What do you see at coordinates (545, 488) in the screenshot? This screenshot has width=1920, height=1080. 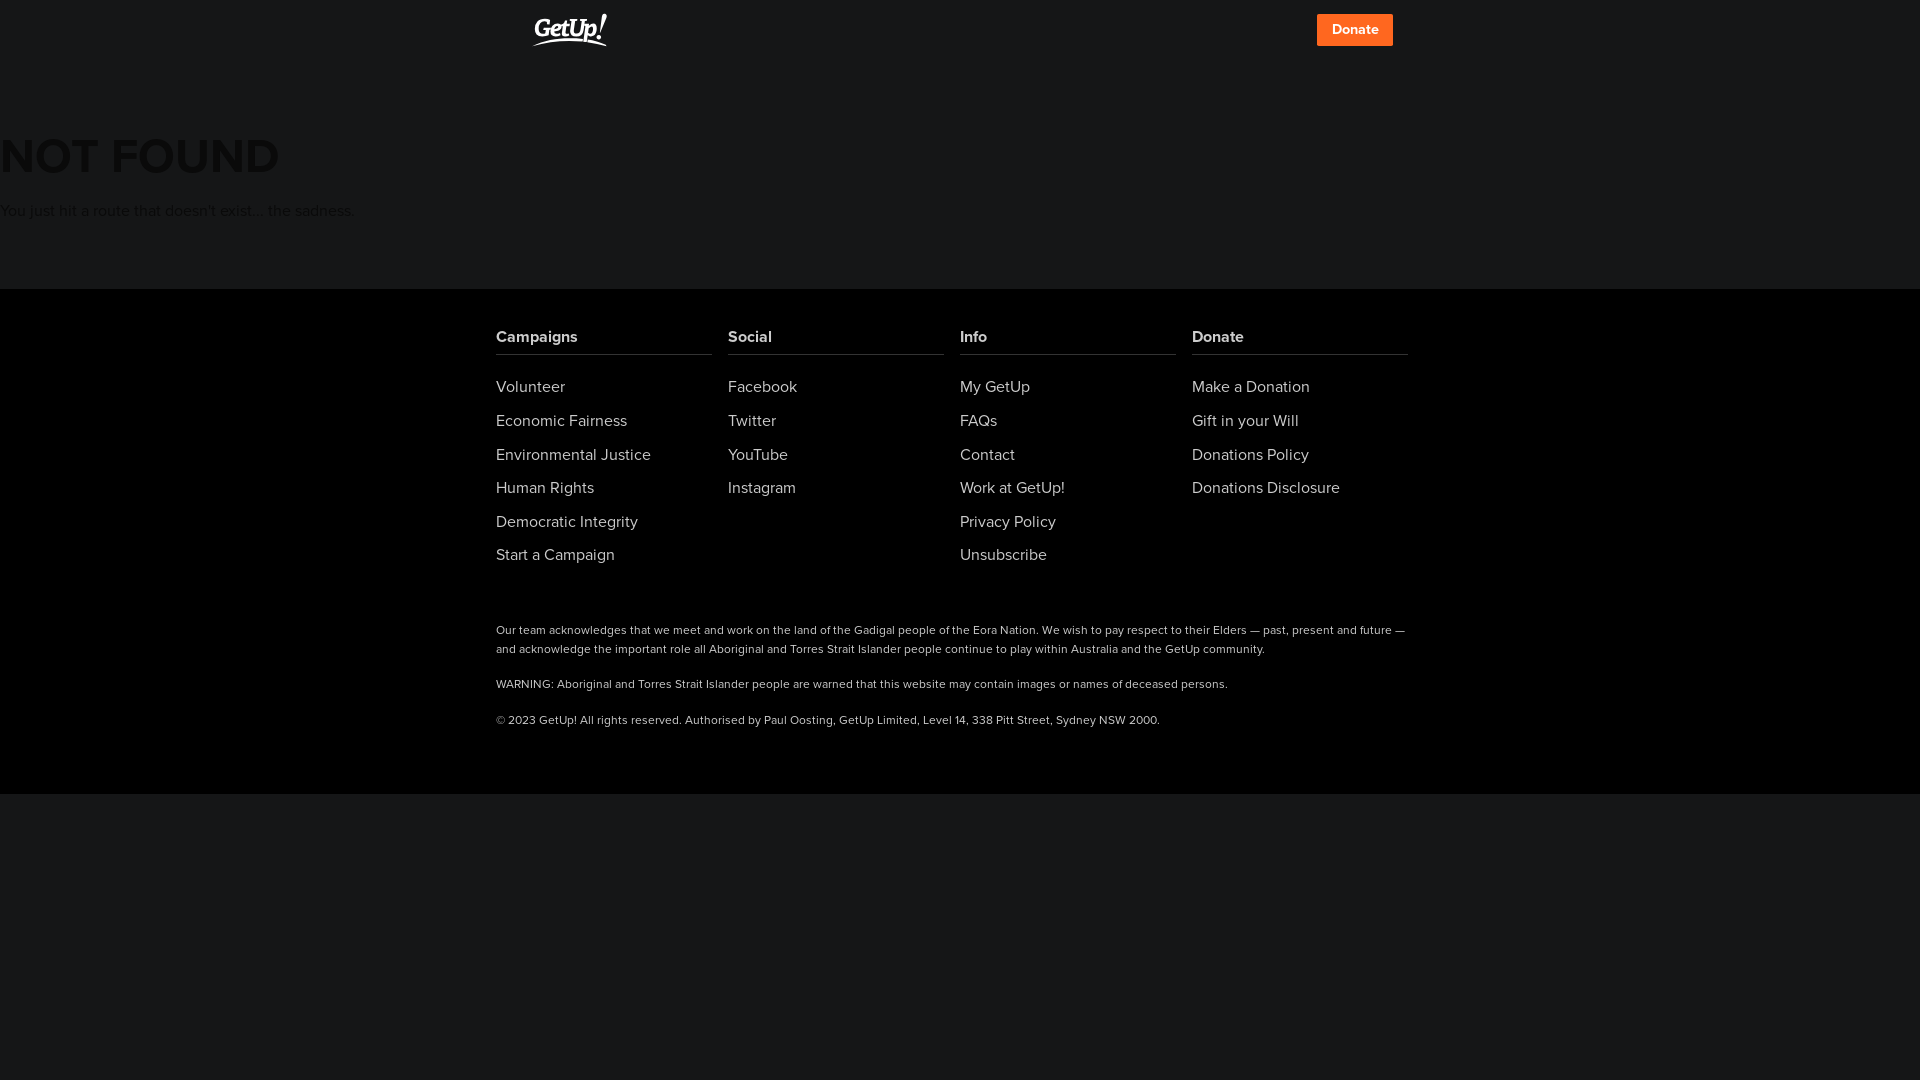 I see `'Human Rights'` at bounding box center [545, 488].